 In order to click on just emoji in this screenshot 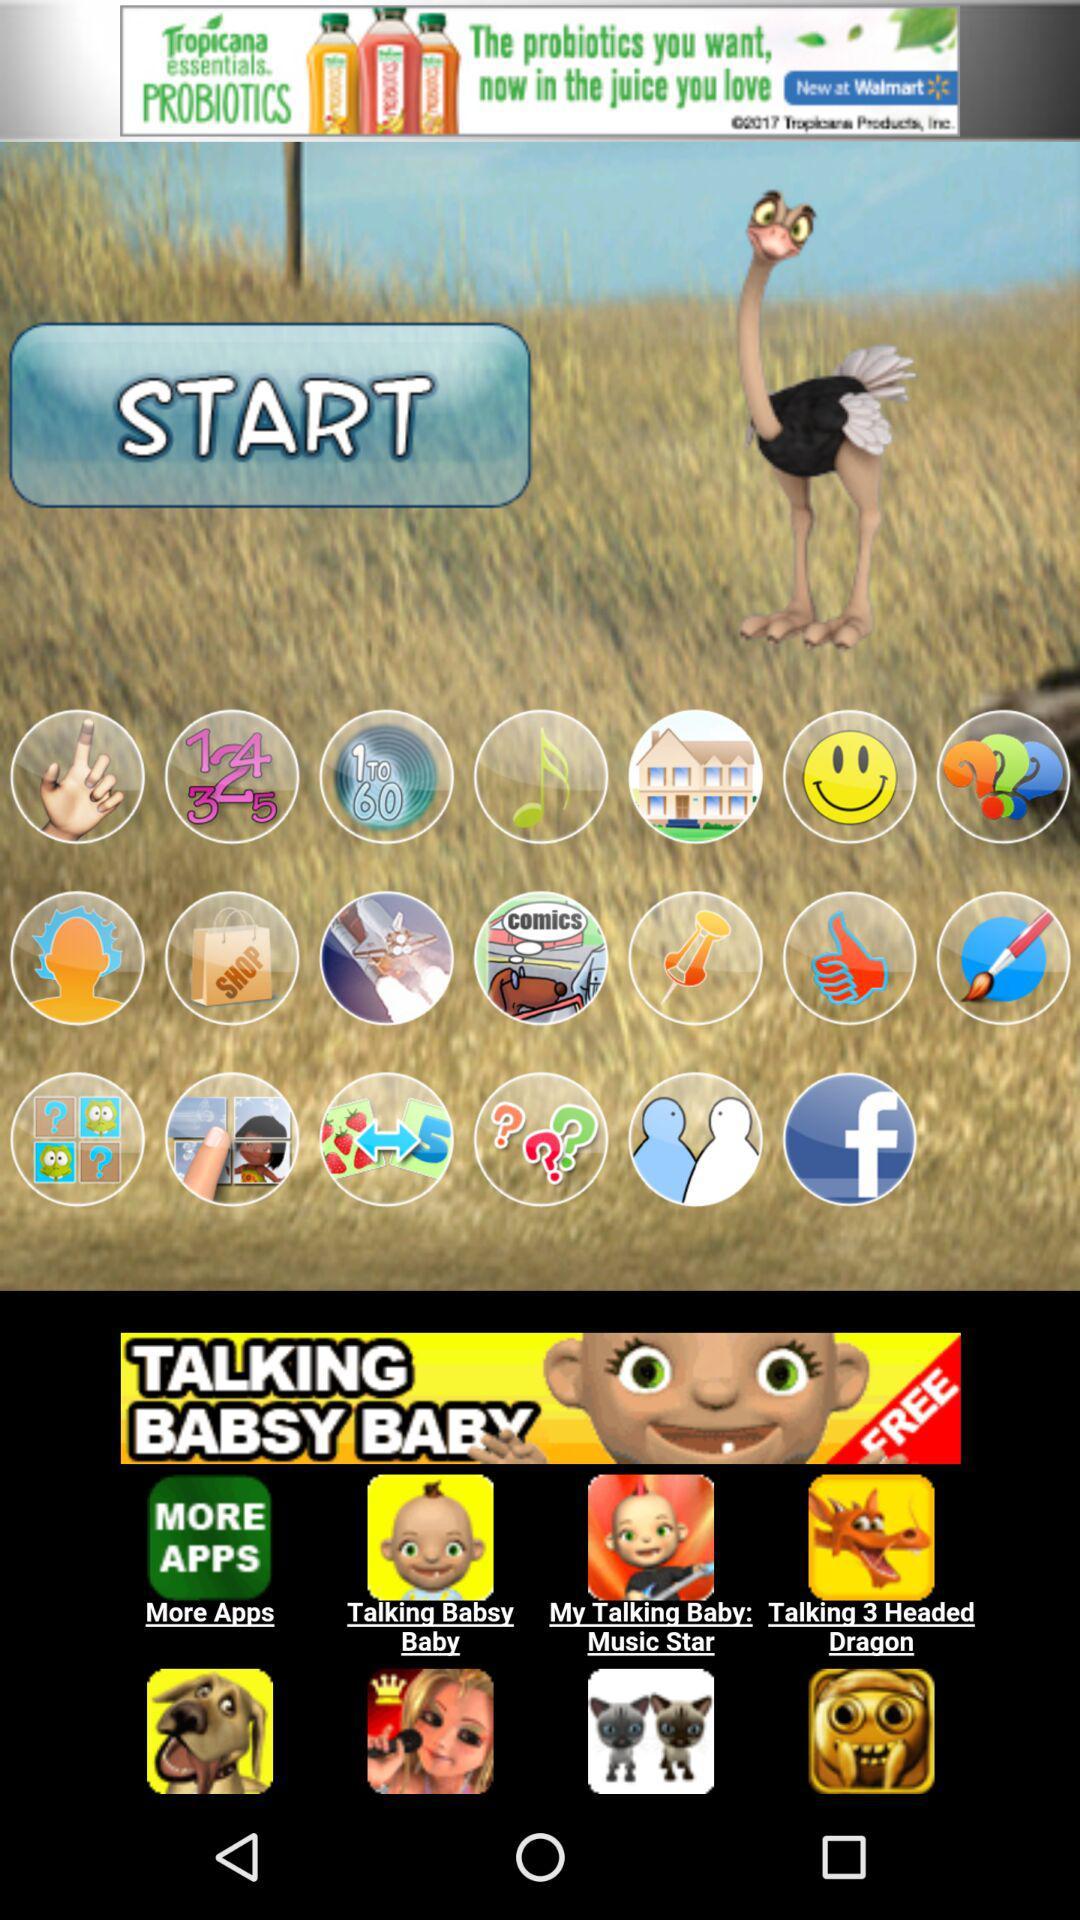, I will do `click(76, 776)`.